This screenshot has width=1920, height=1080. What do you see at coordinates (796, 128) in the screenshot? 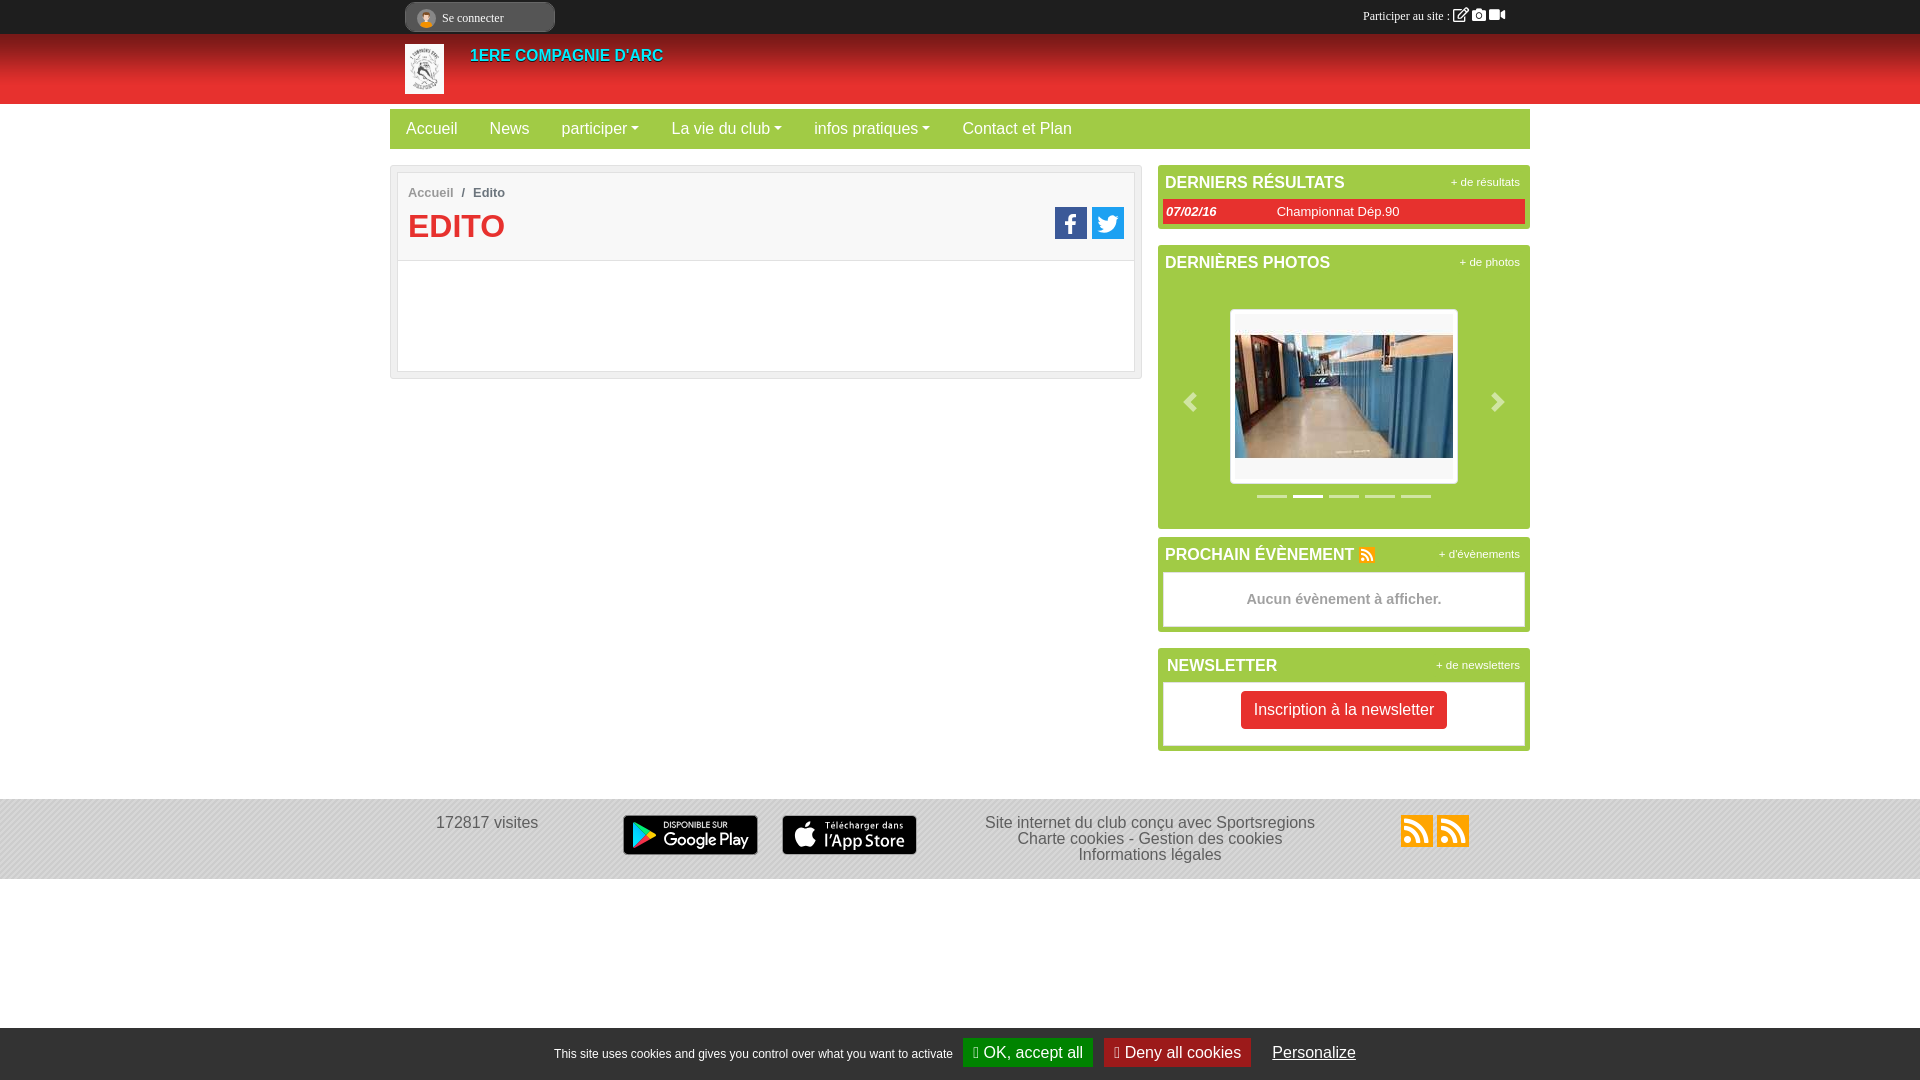
I see `'infos pratiques'` at bounding box center [796, 128].